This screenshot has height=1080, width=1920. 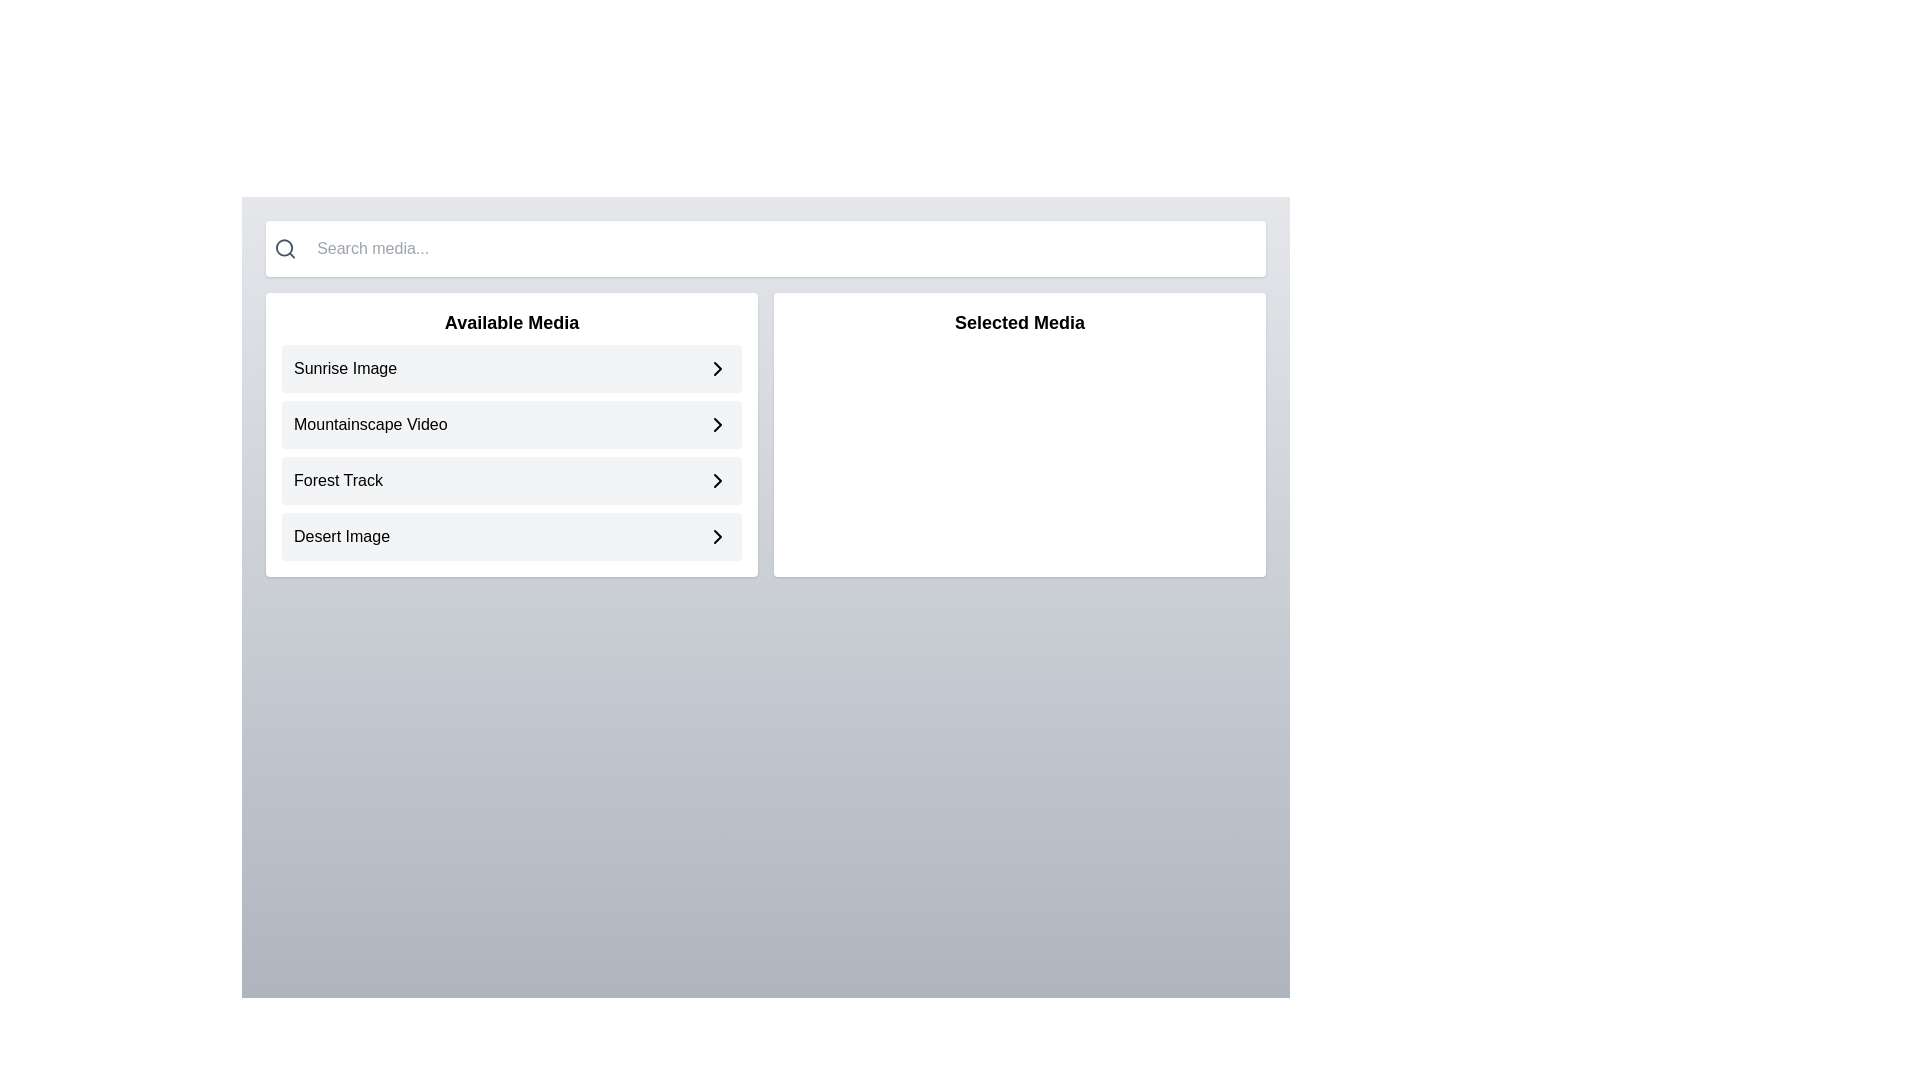 What do you see at coordinates (512, 434) in the screenshot?
I see `the selectable list of media items located in the left column of the grid structure` at bounding box center [512, 434].